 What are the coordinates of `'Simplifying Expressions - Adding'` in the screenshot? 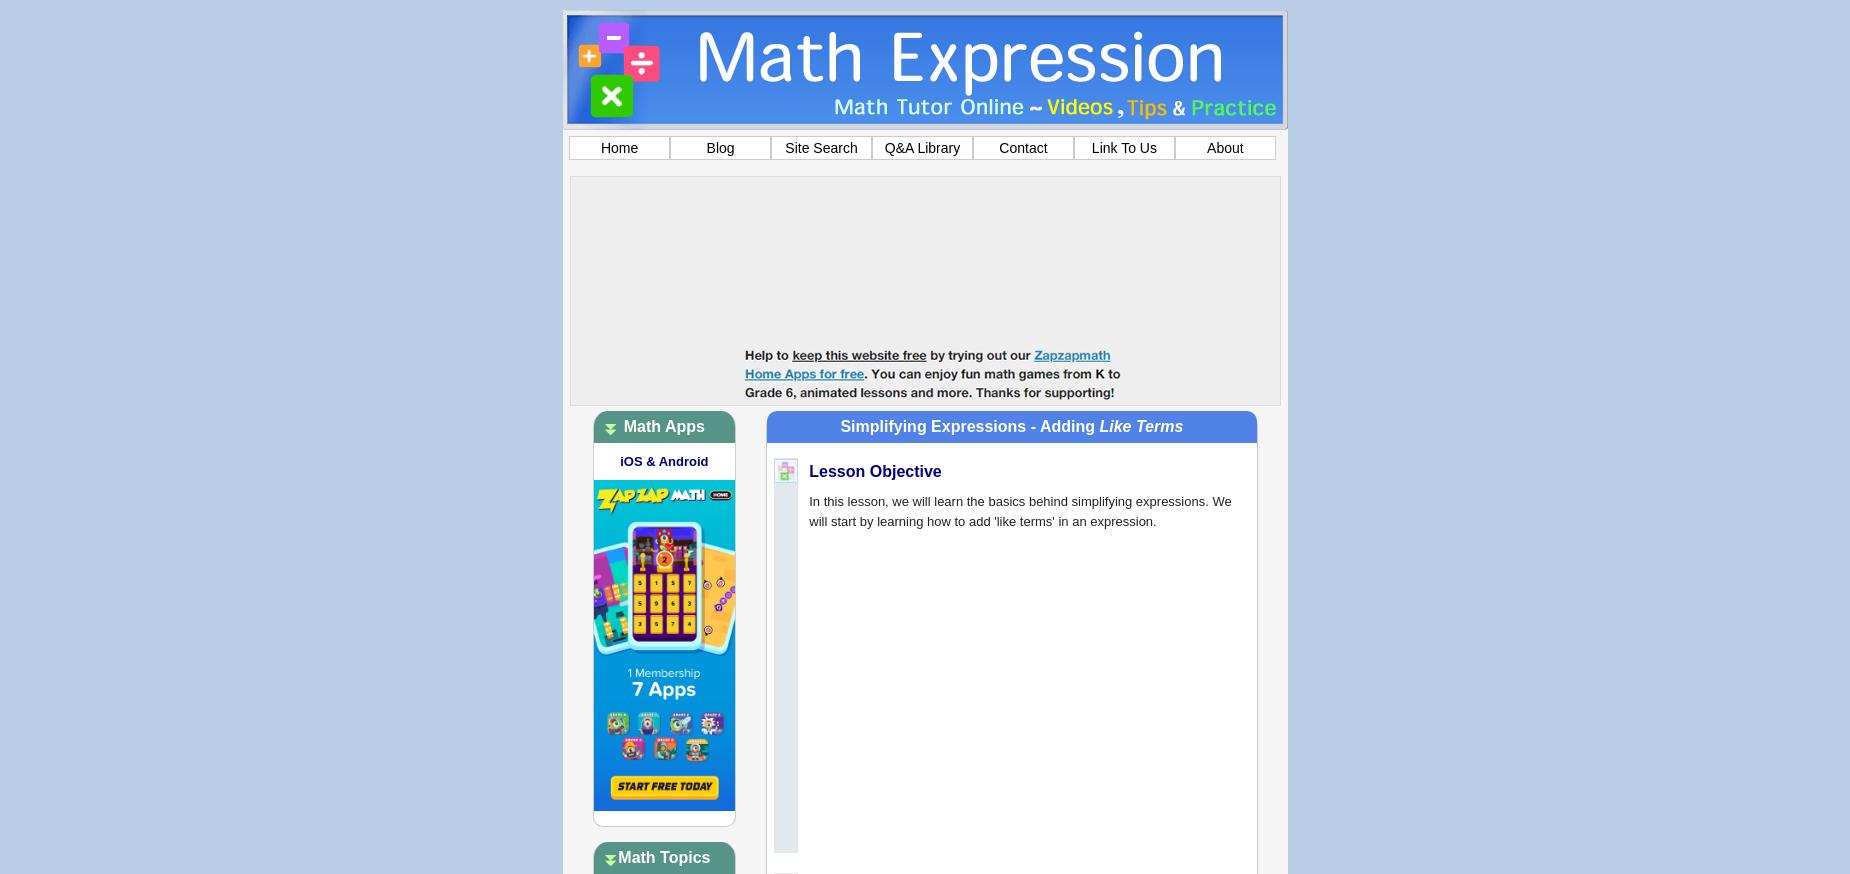 It's located at (968, 425).